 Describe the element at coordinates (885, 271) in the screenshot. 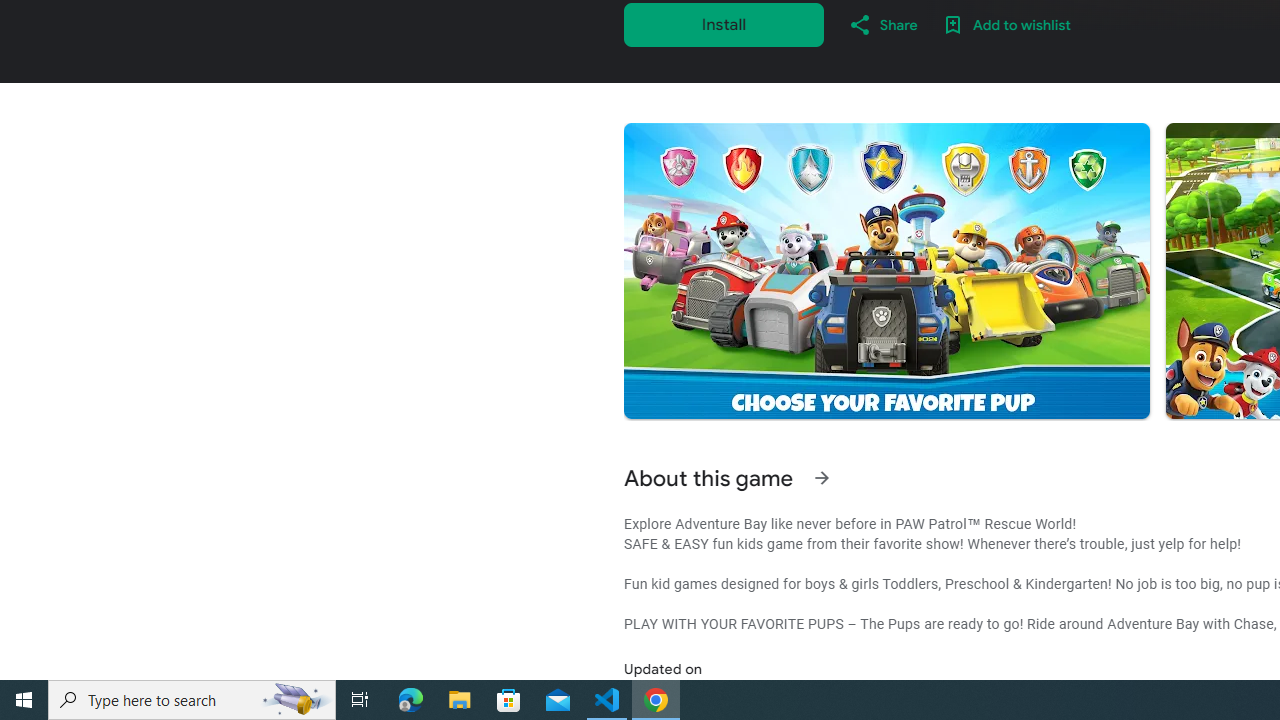

I see `'Screenshot image'` at that location.